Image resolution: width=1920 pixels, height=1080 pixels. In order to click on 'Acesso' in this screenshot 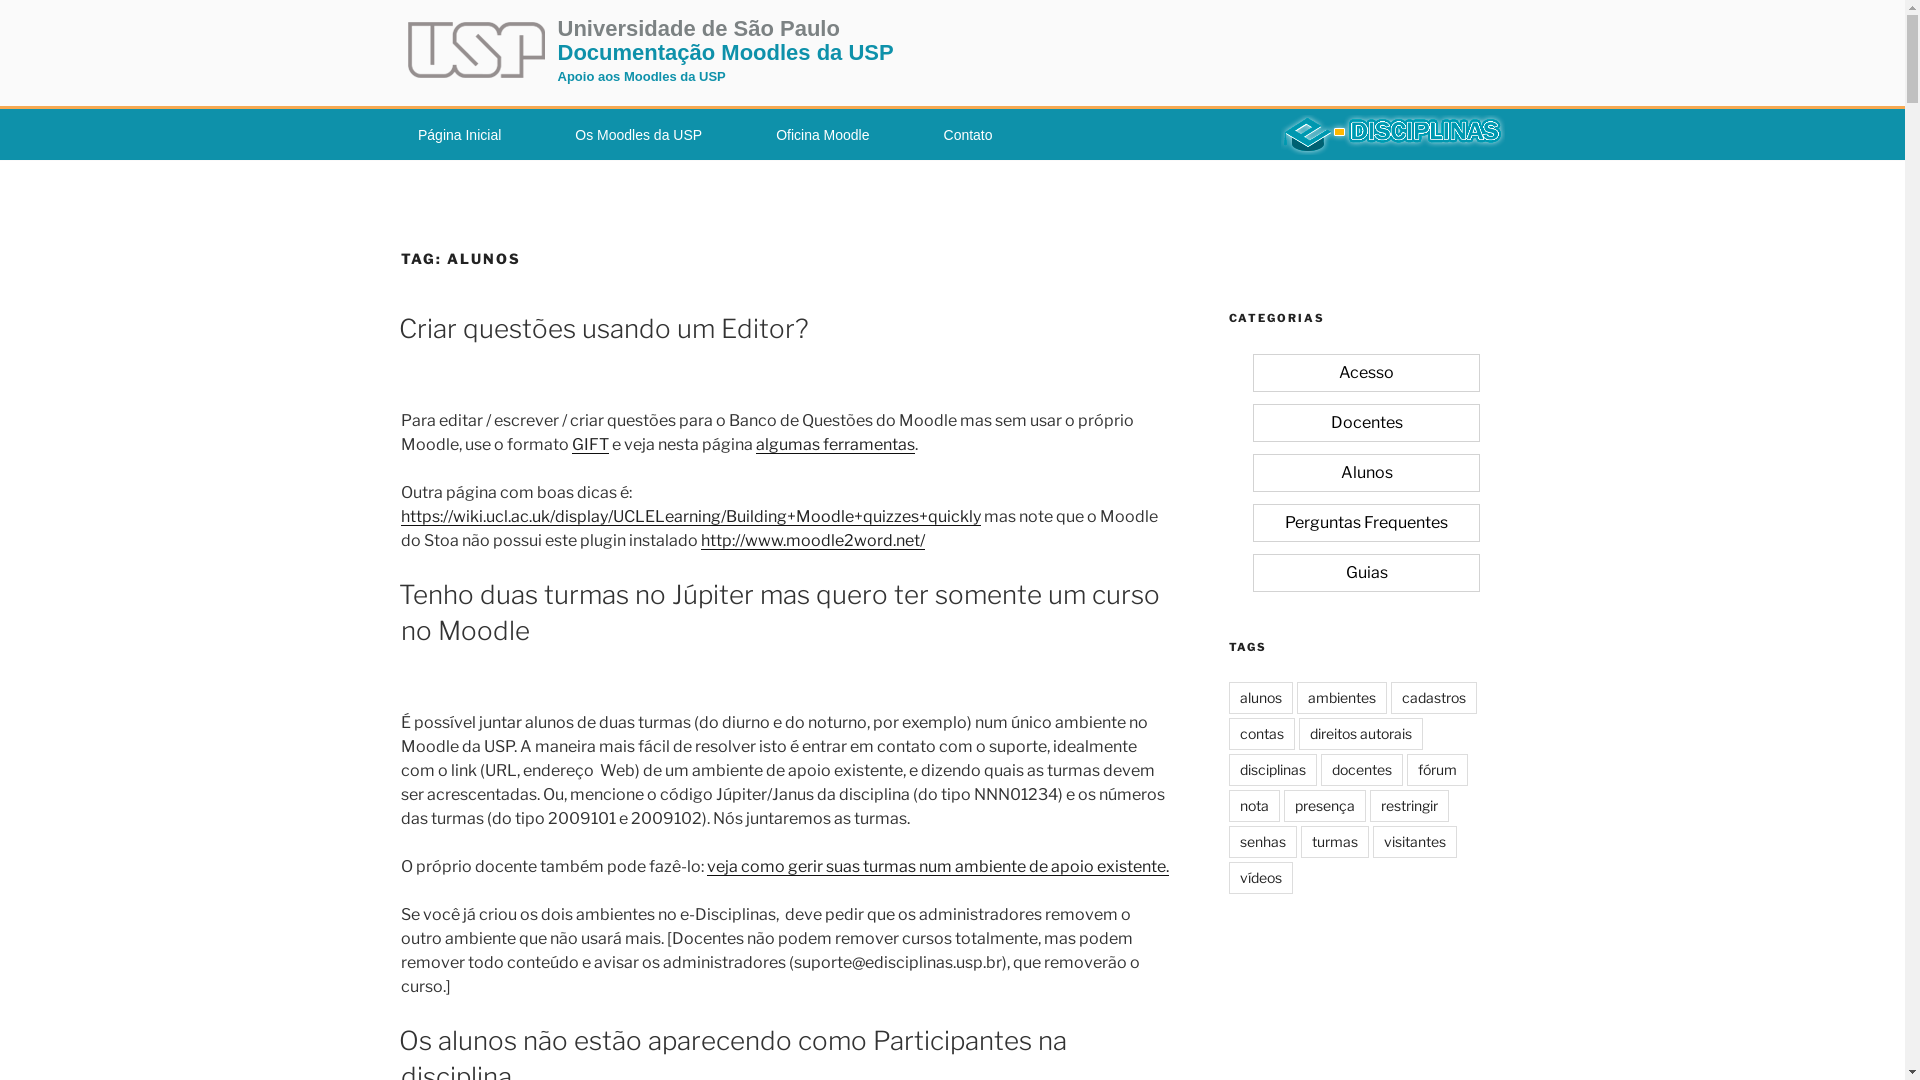, I will do `click(1365, 372)`.